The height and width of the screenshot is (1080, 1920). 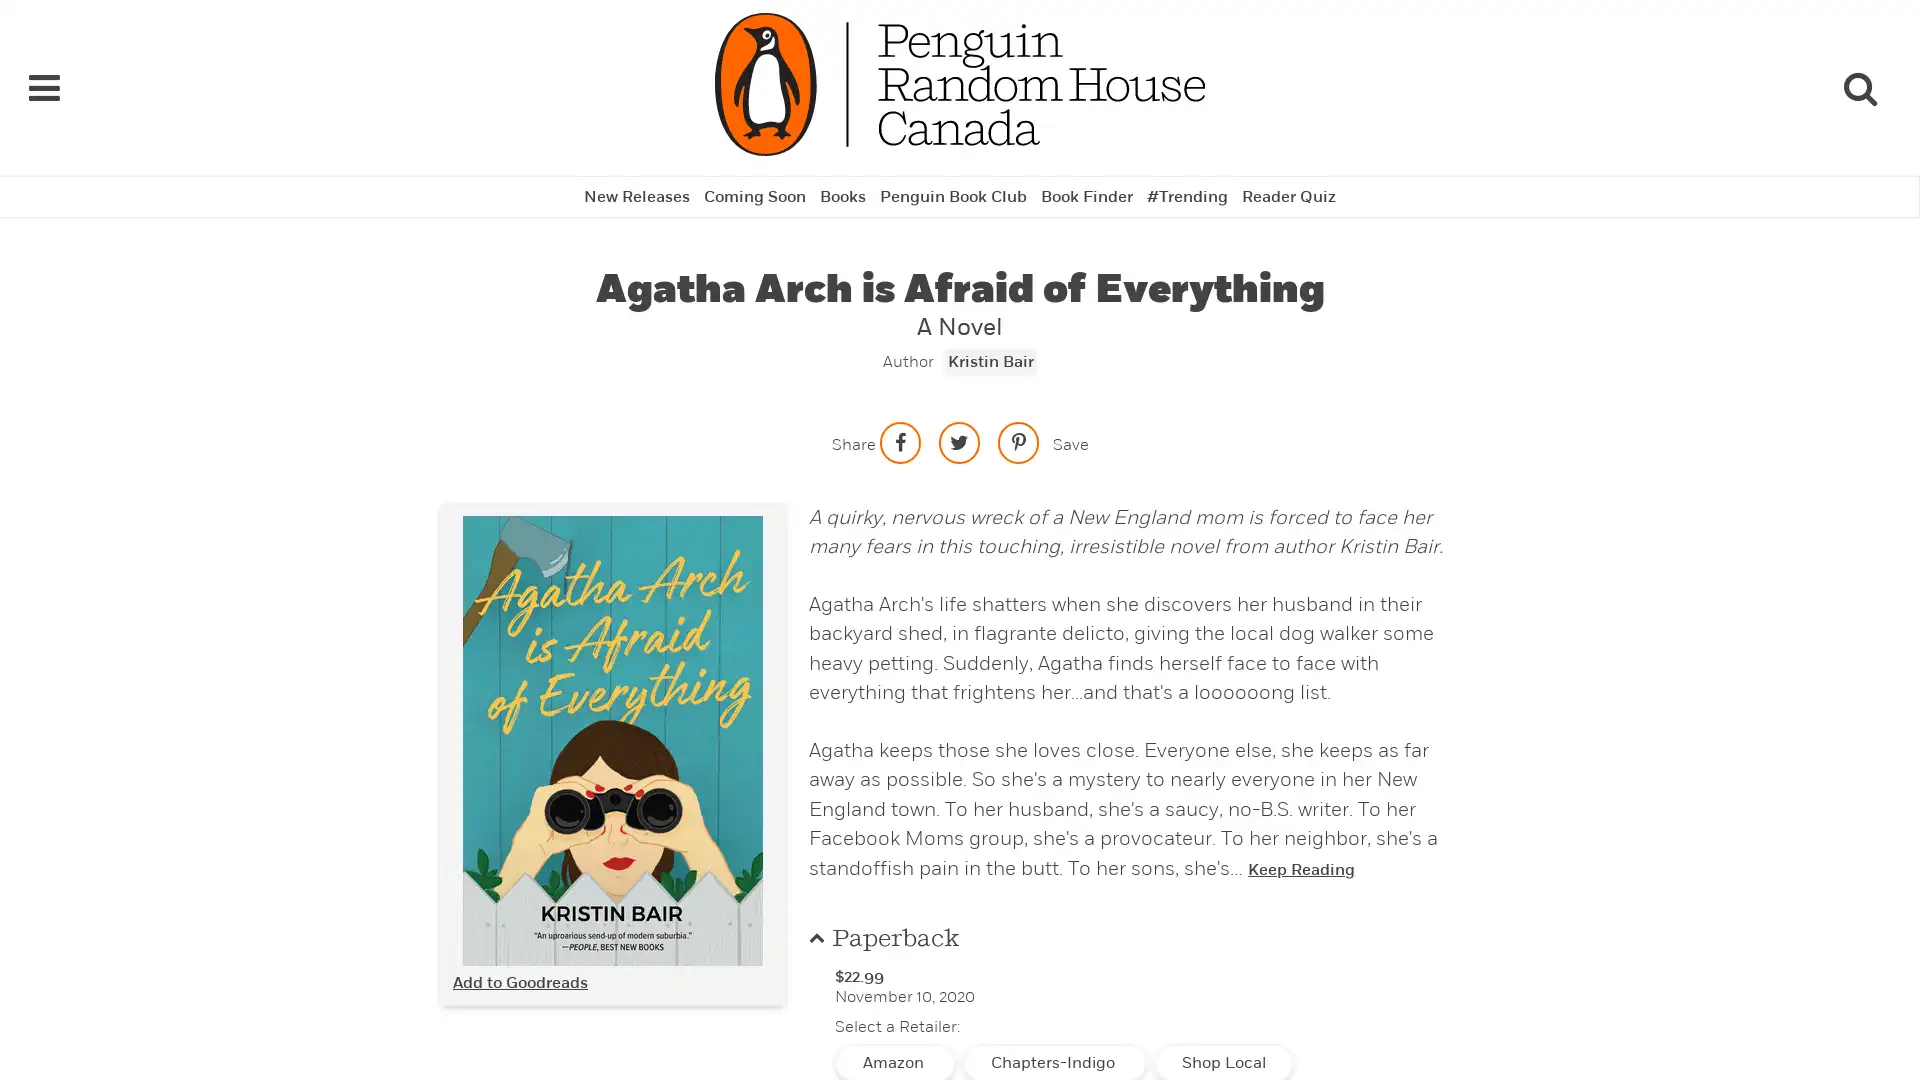 I want to click on Share on facebook, so click(x=899, y=375).